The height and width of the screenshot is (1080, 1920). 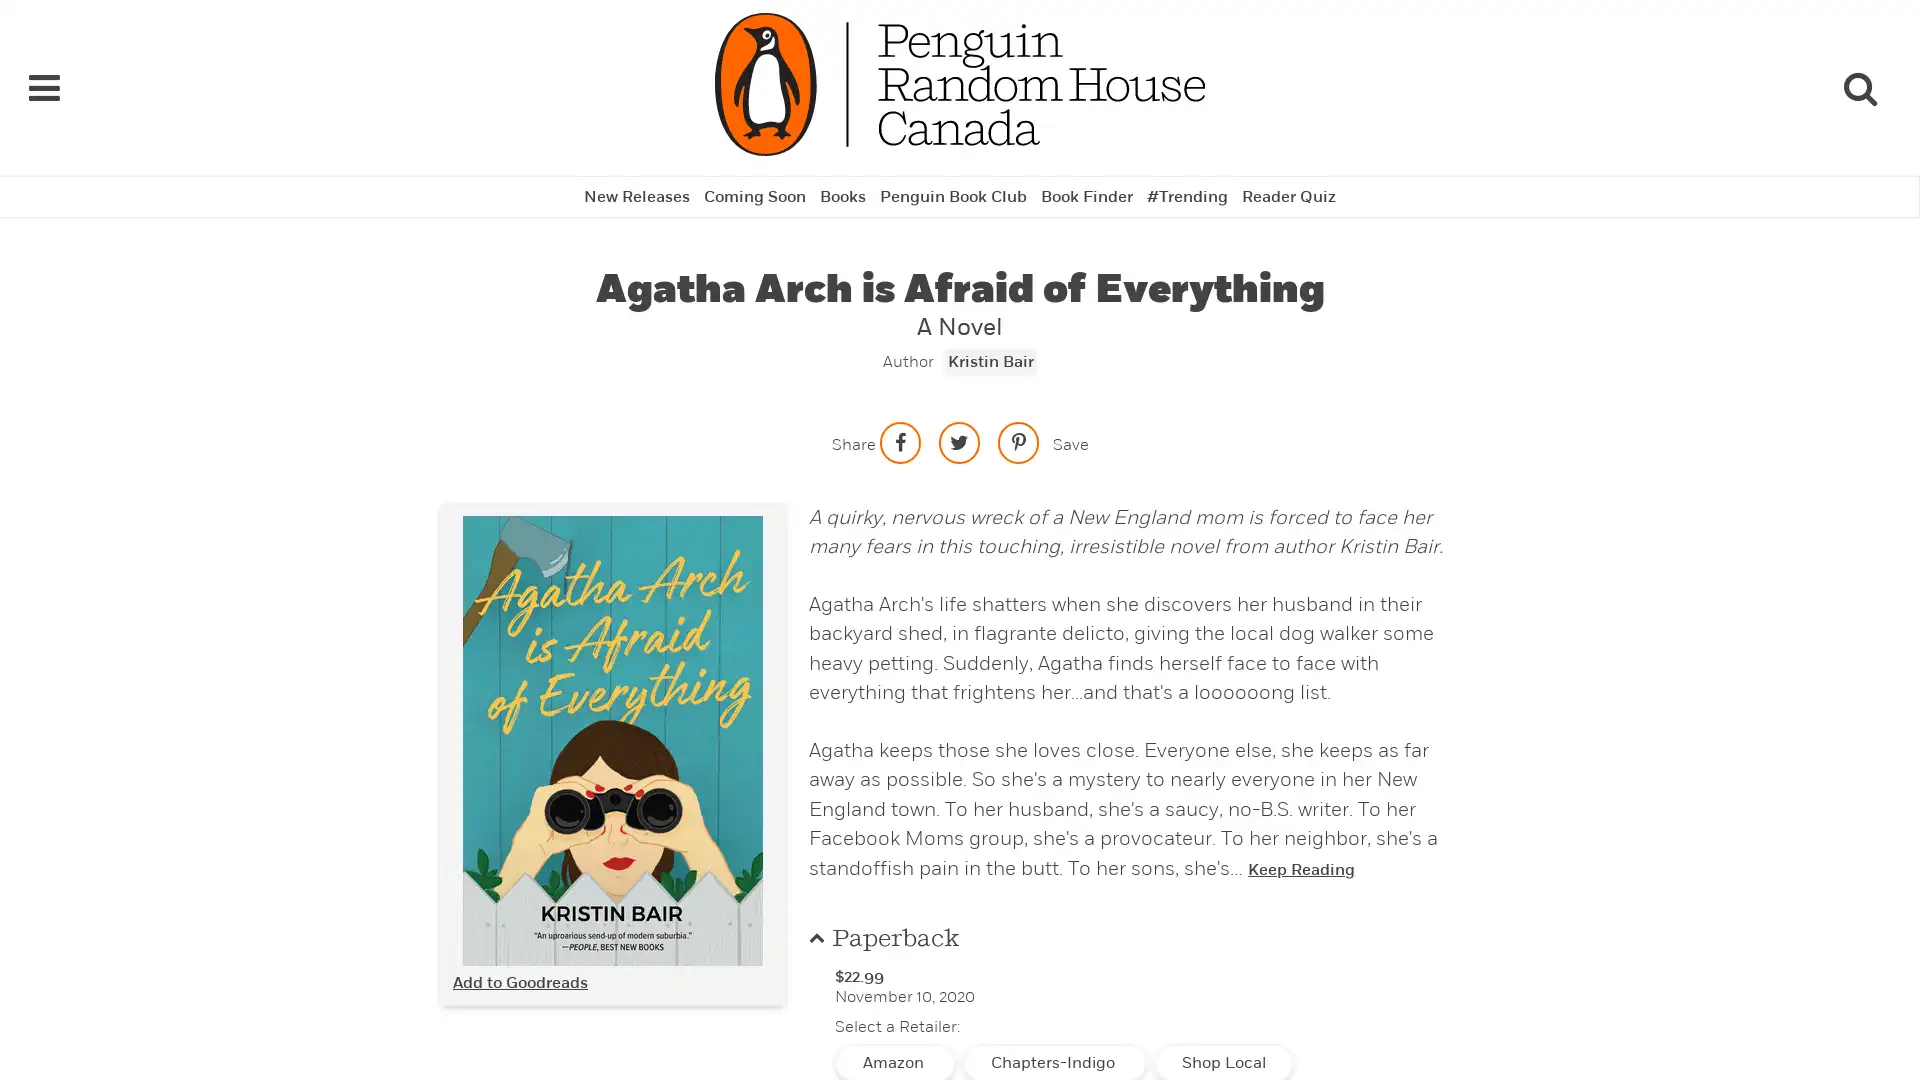 I want to click on Share on facebook, so click(x=899, y=375).